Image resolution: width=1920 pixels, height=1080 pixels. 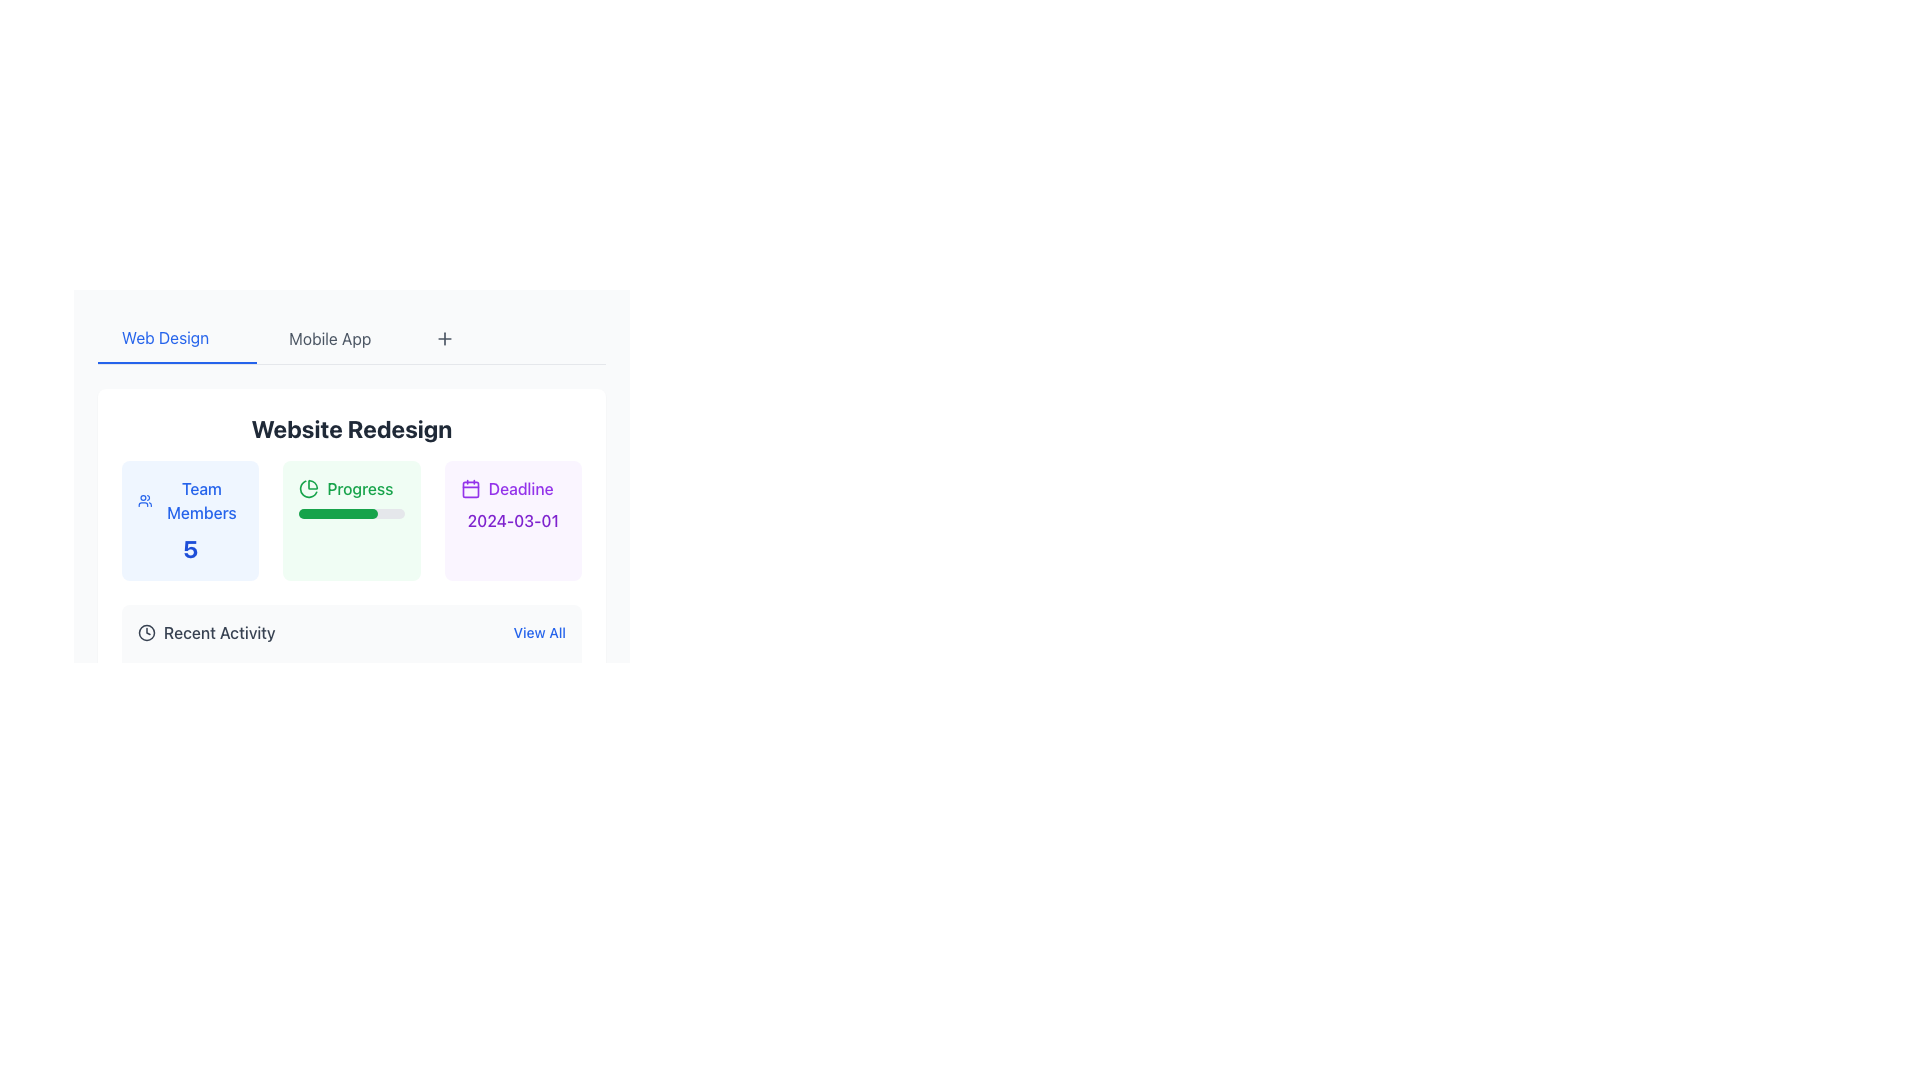 What do you see at coordinates (469, 489) in the screenshot?
I see `the SVG rectangle shape that is part of the calendar icon` at bounding box center [469, 489].